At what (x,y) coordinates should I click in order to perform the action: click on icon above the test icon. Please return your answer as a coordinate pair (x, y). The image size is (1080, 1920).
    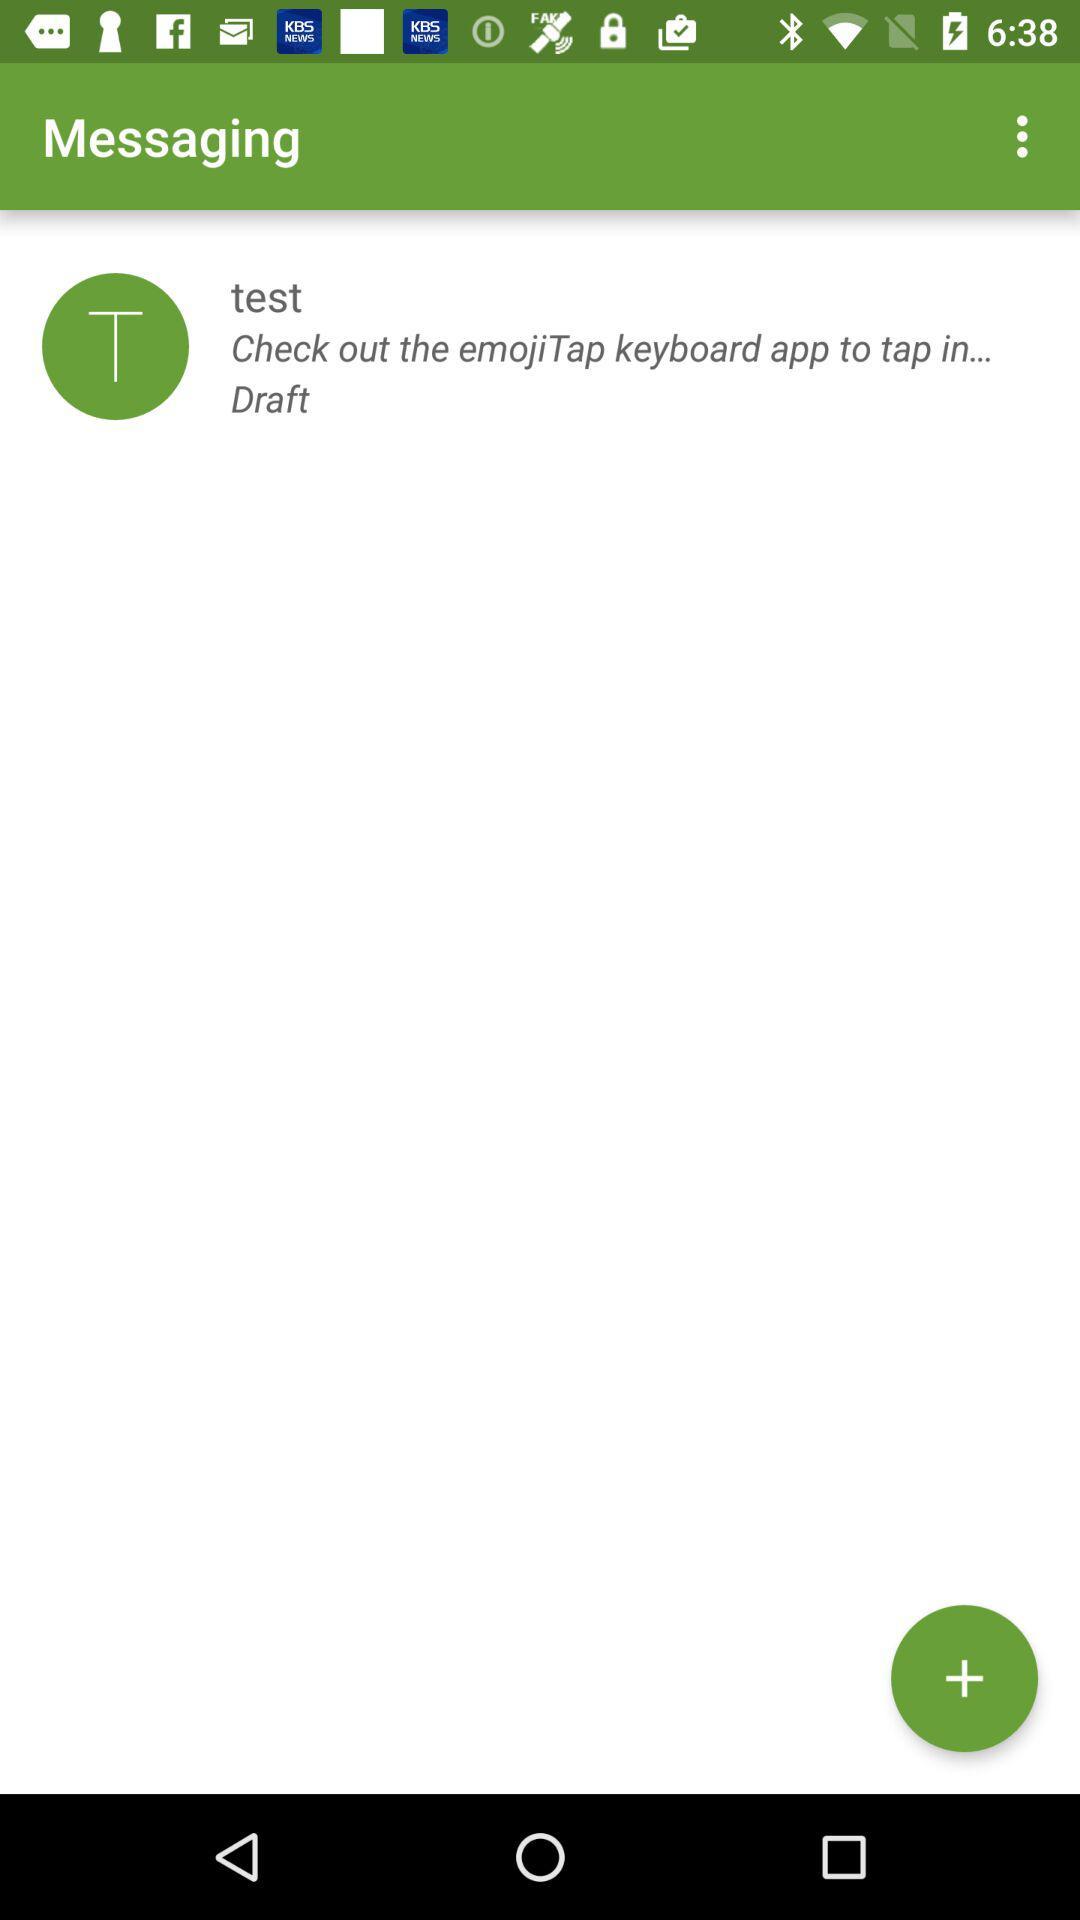
    Looking at the image, I should click on (1027, 135).